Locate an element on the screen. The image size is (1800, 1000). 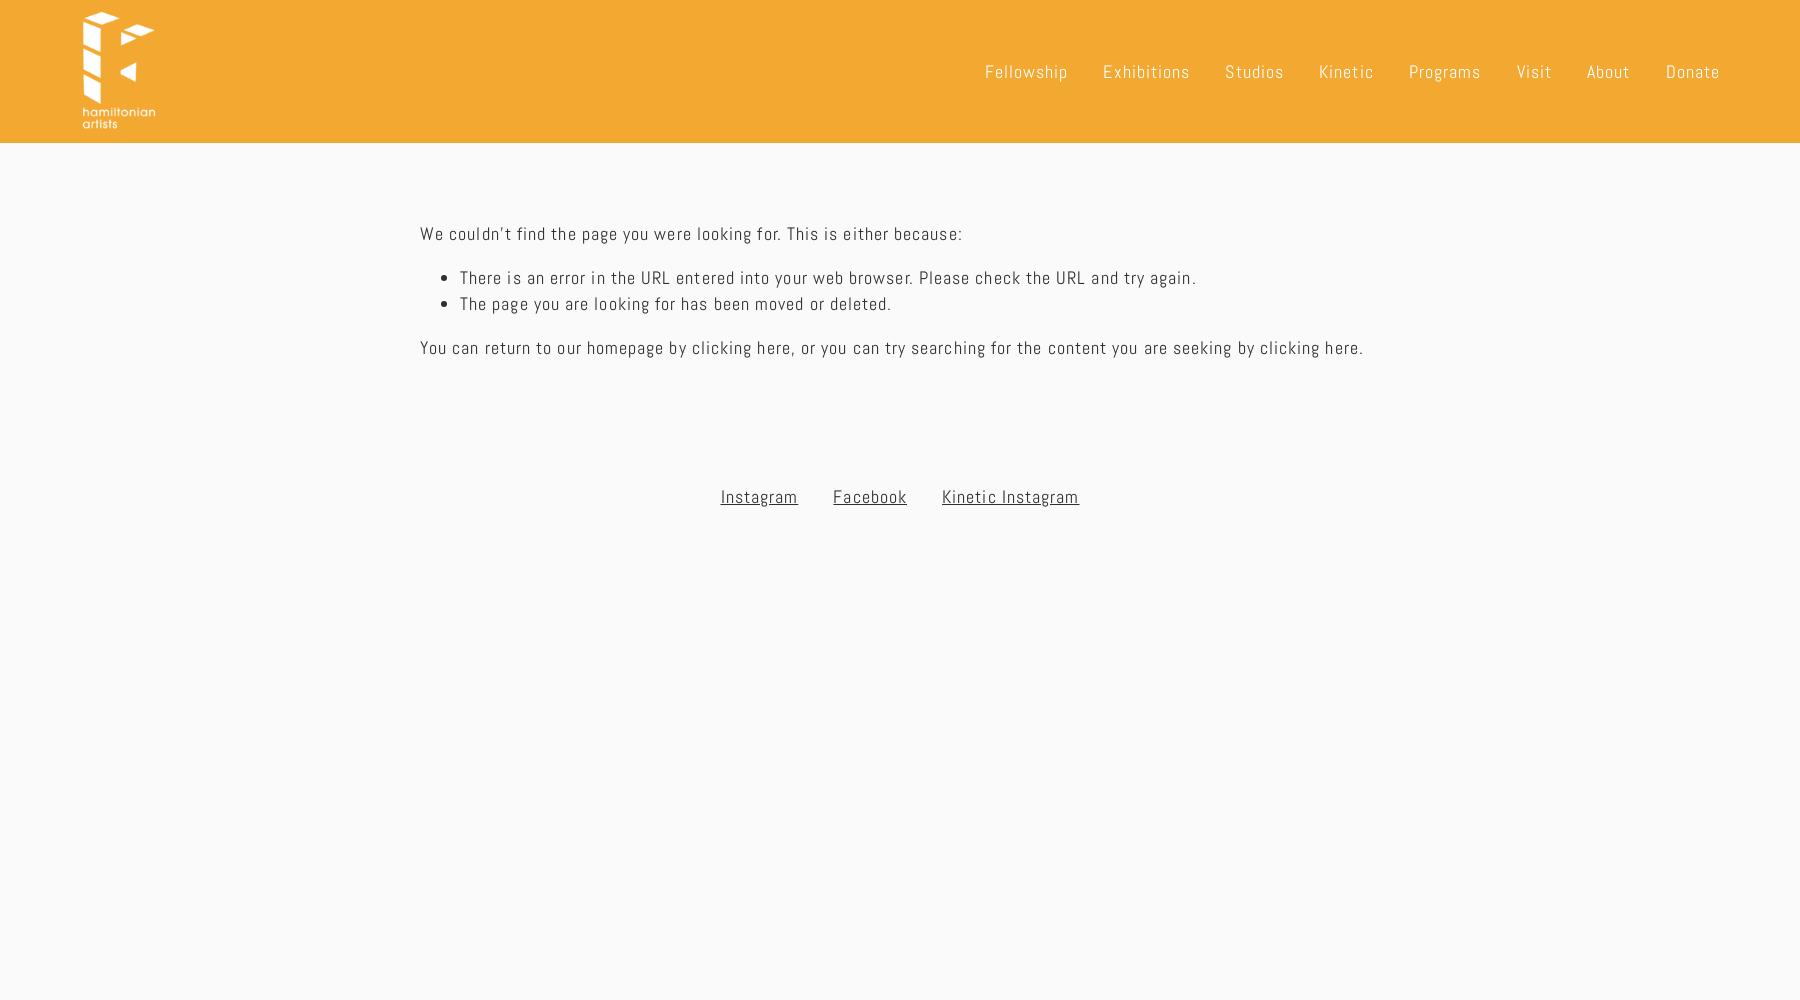
', or you can try searching for the
  content you are seeking by' is located at coordinates (1024, 345).